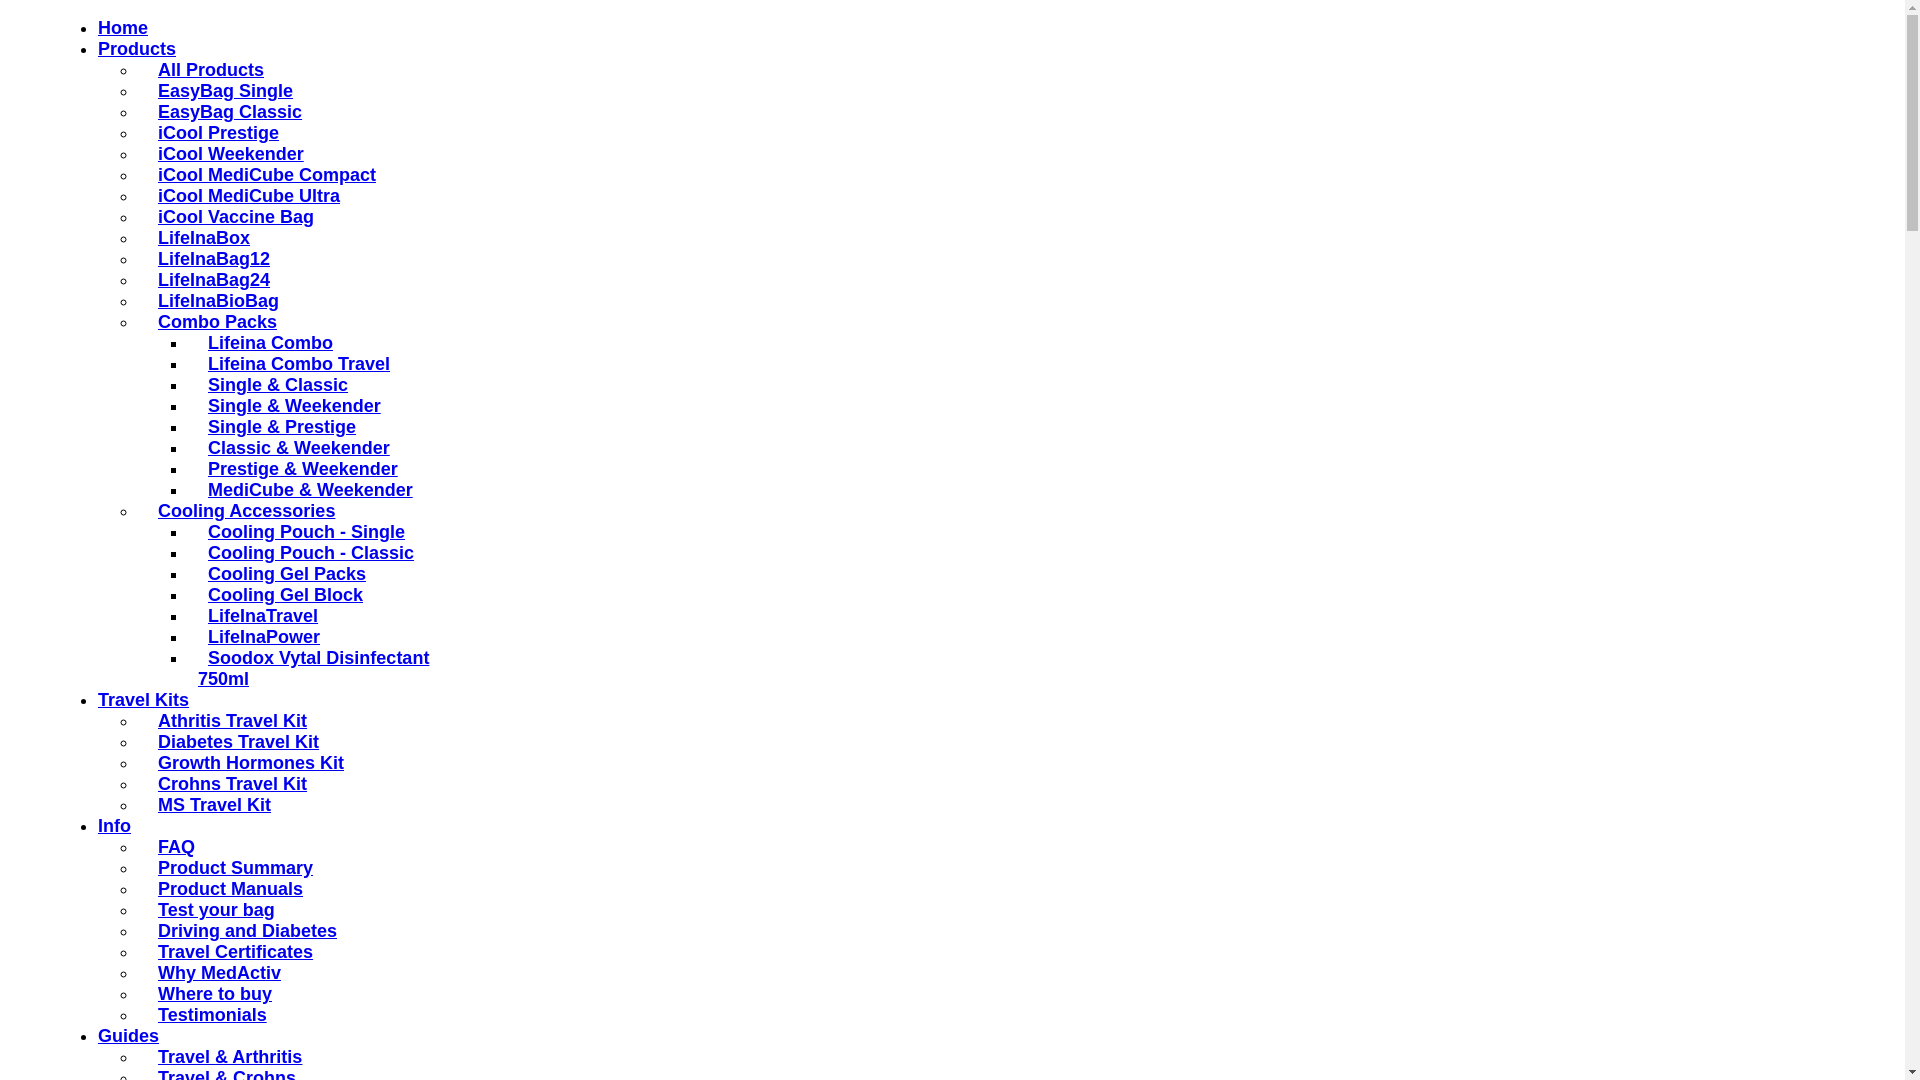  Describe the element at coordinates (296, 469) in the screenshot. I see `'Prestige & Weekender'` at that location.